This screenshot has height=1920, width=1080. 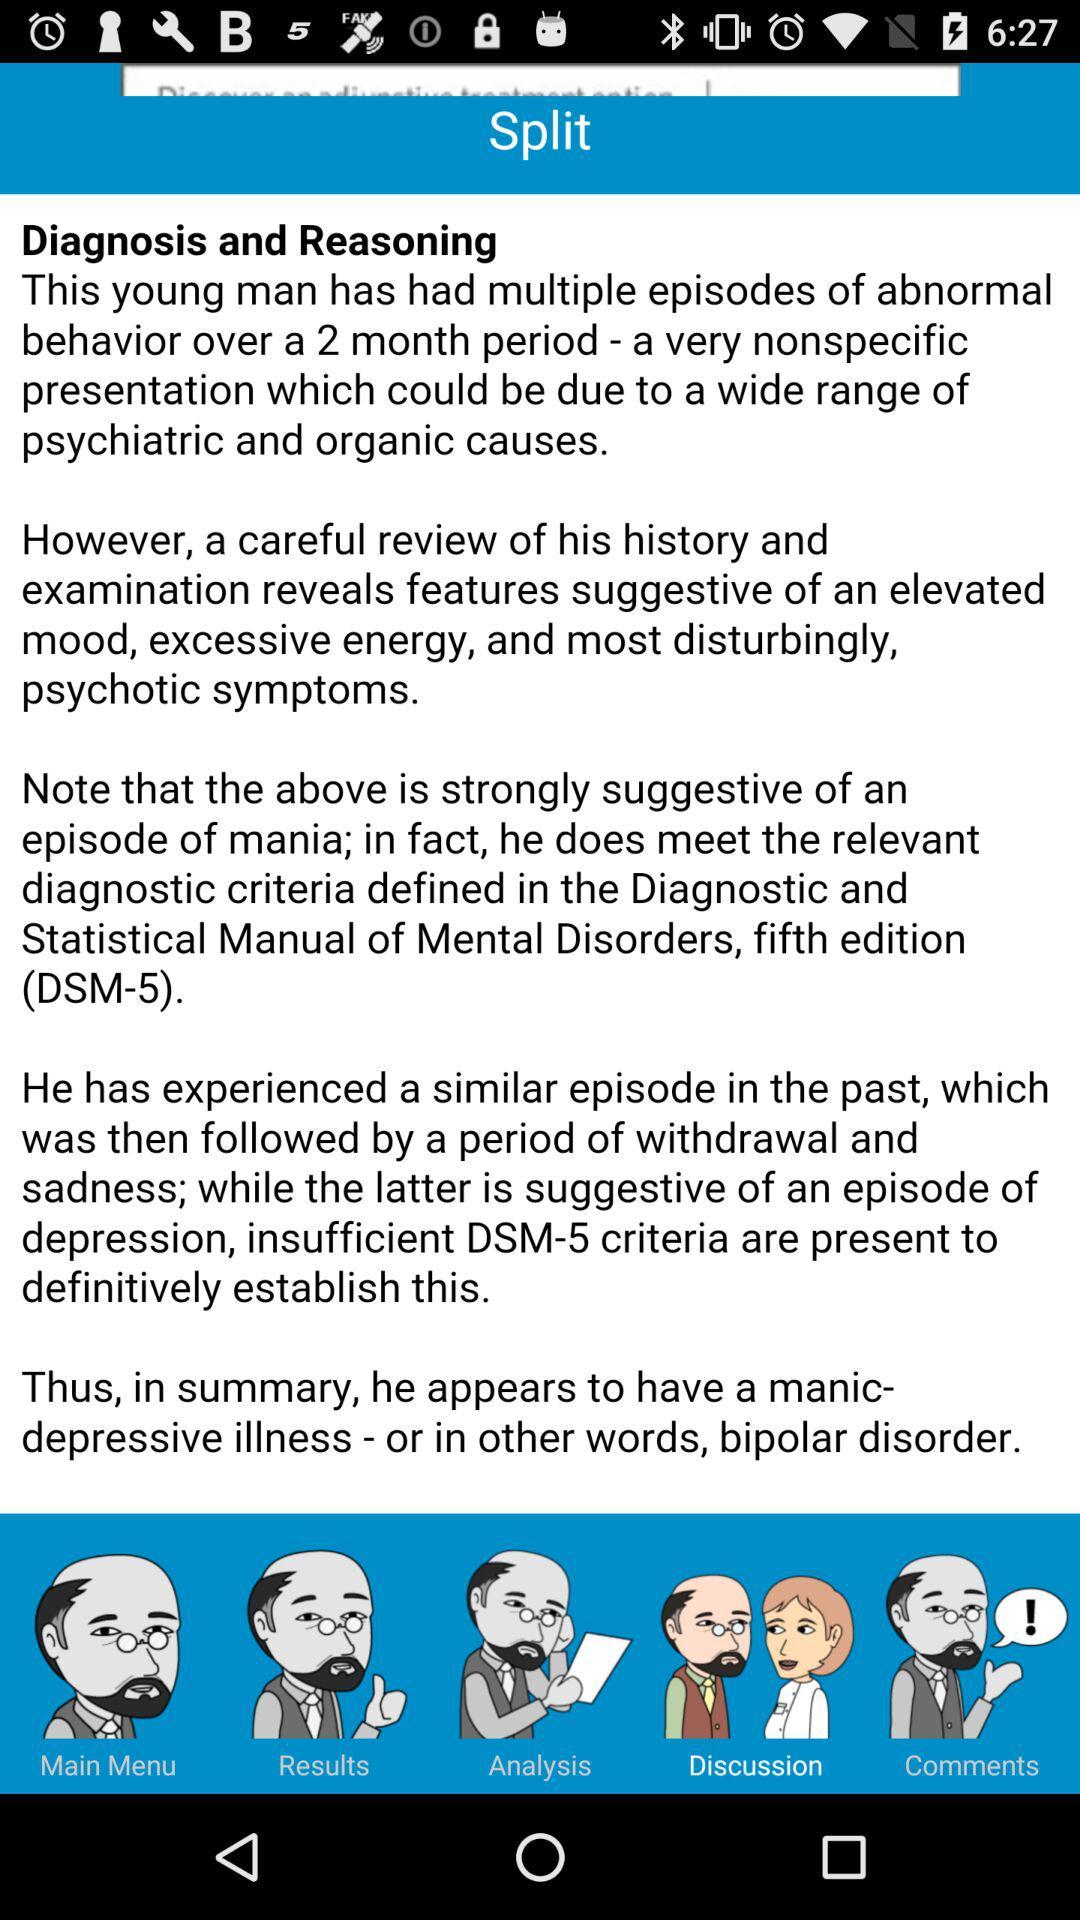 What do you see at coordinates (540, 79) in the screenshot?
I see `advertisement` at bounding box center [540, 79].